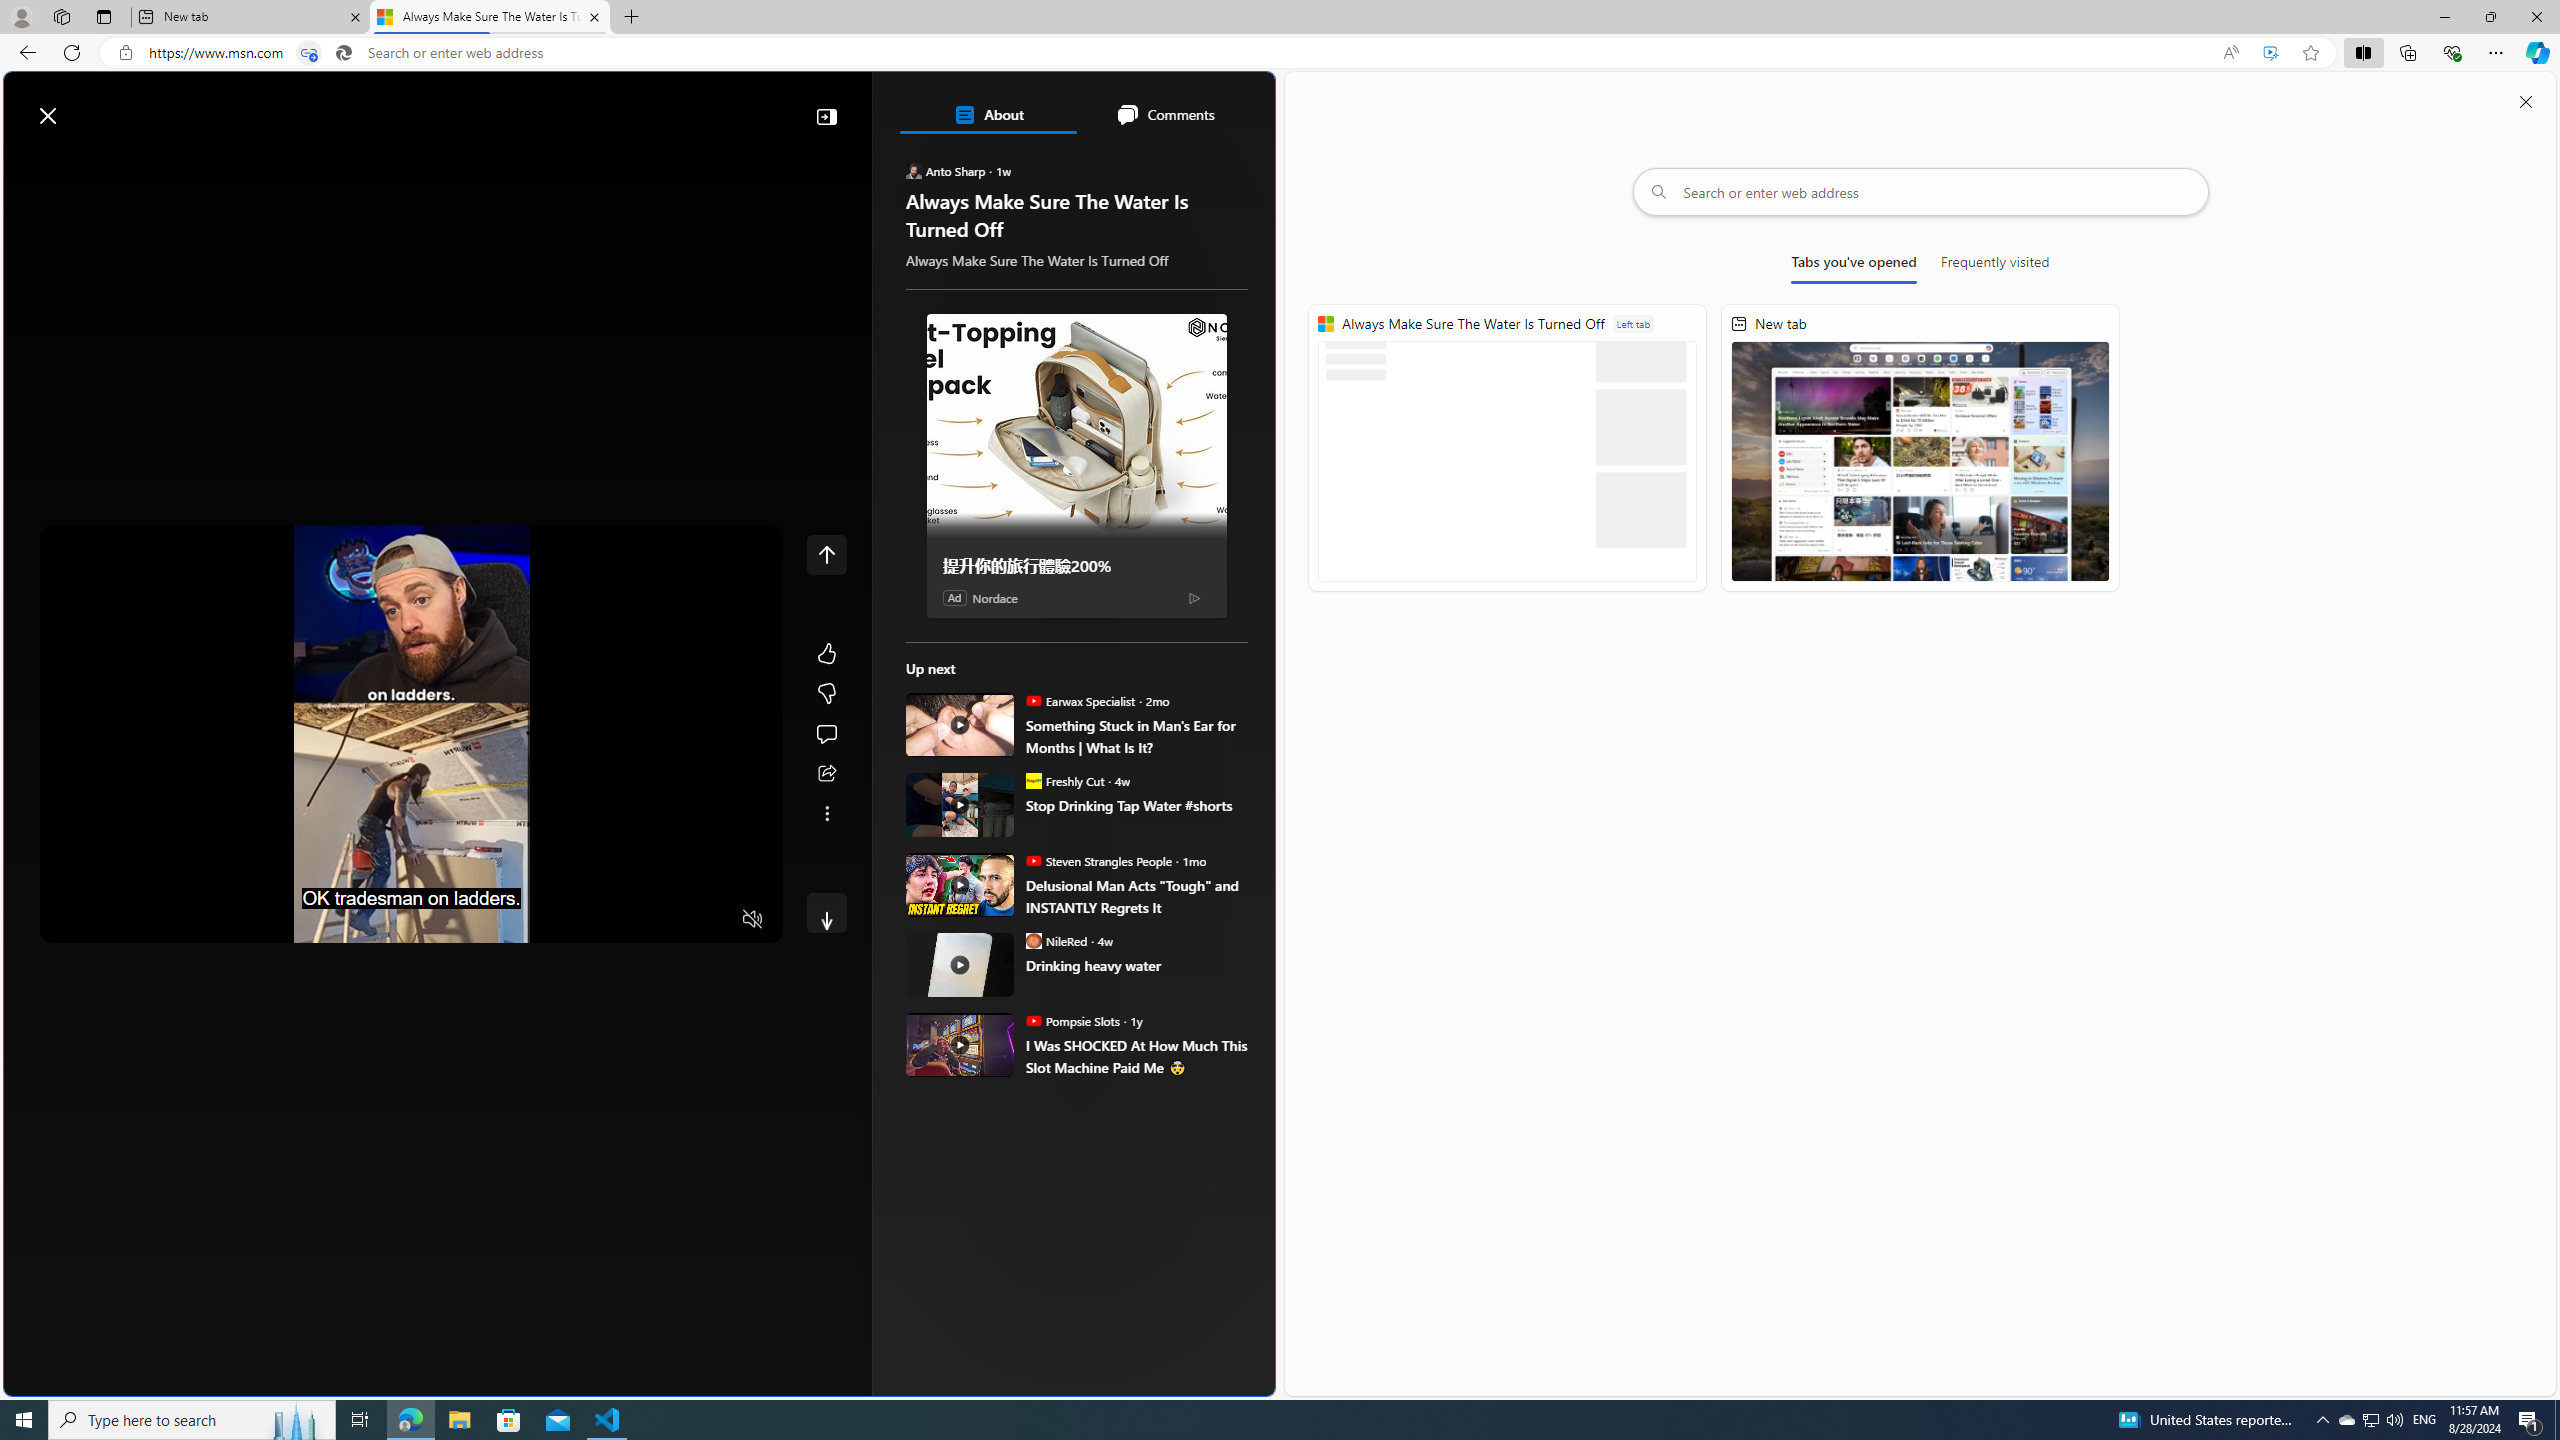  I want to click on 'Close', so click(2535, 16).